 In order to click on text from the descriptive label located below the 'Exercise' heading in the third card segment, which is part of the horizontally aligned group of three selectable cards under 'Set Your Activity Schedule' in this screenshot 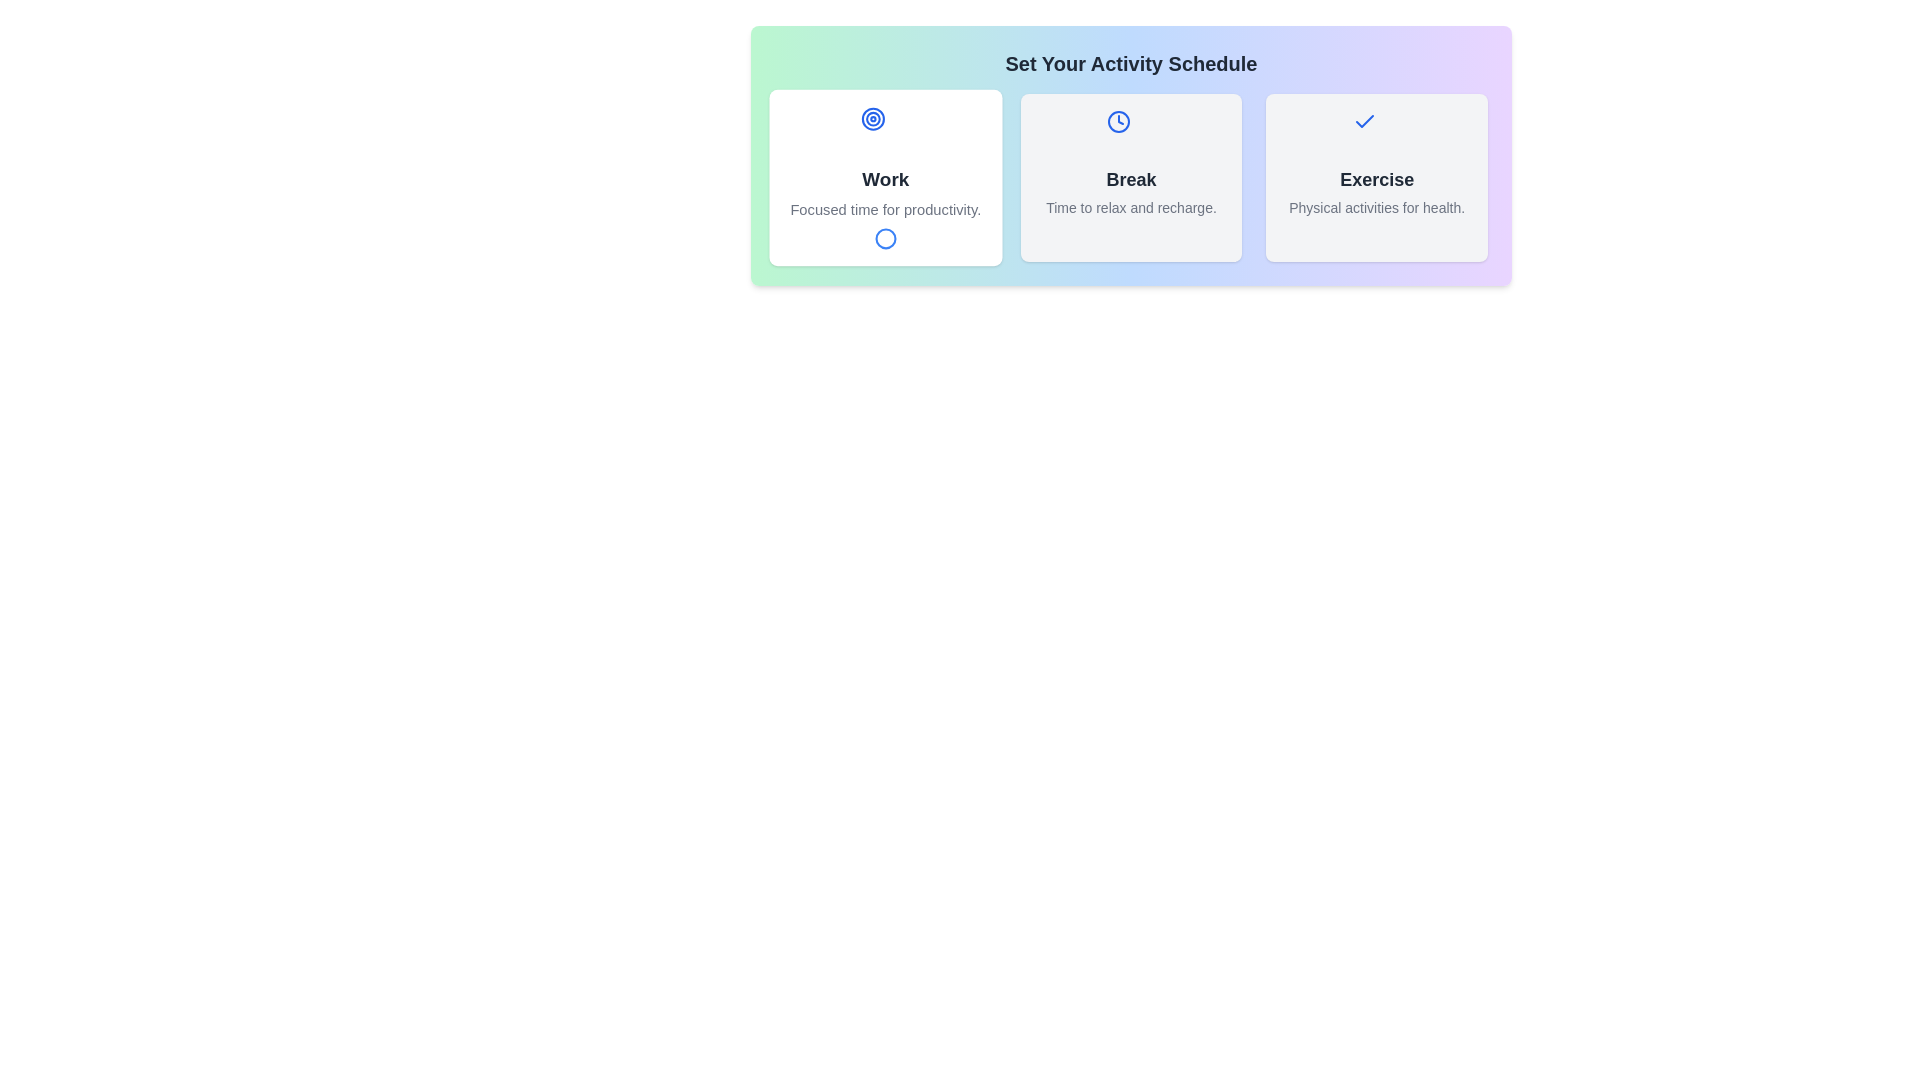, I will do `click(1376, 208)`.